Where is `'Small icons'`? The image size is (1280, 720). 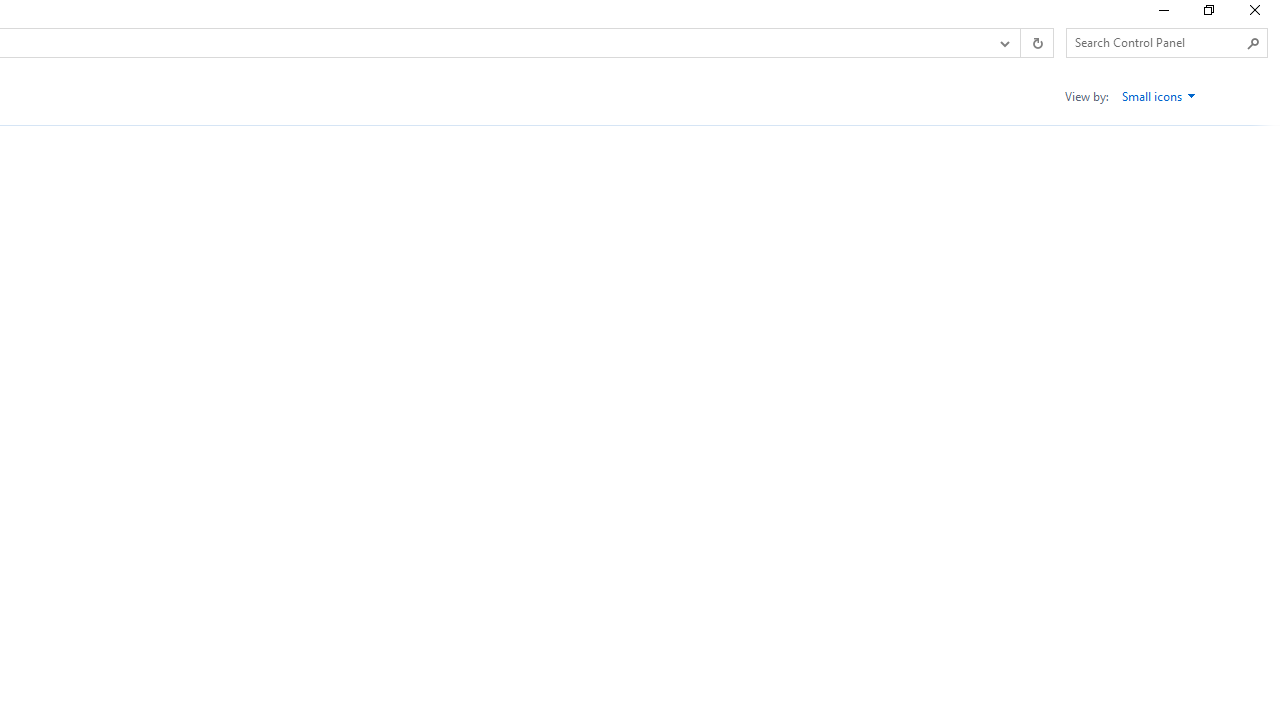 'Small icons' is located at coordinates (1159, 96).